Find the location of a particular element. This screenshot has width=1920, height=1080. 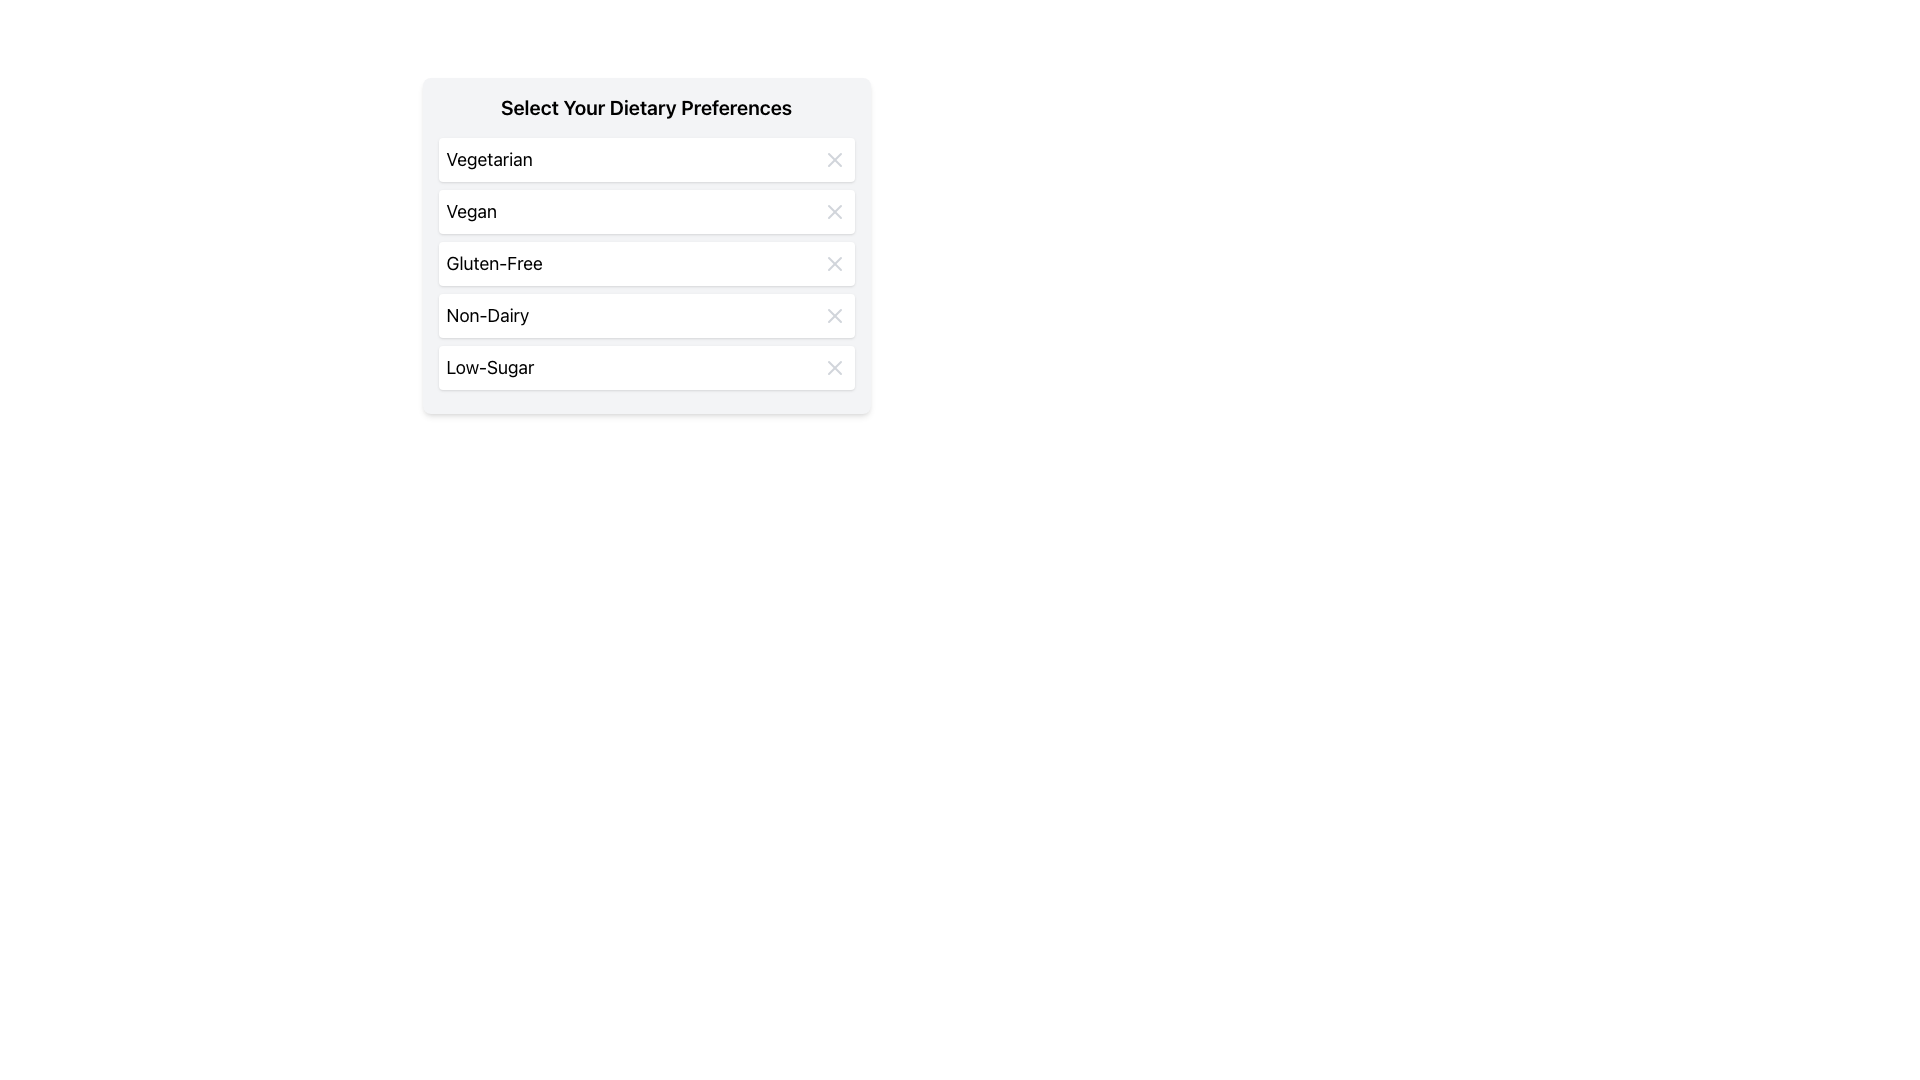

text label identifying the dietary preference option 'Gluten-Free' located in the third row of the selection interface is located at coordinates (494, 262).